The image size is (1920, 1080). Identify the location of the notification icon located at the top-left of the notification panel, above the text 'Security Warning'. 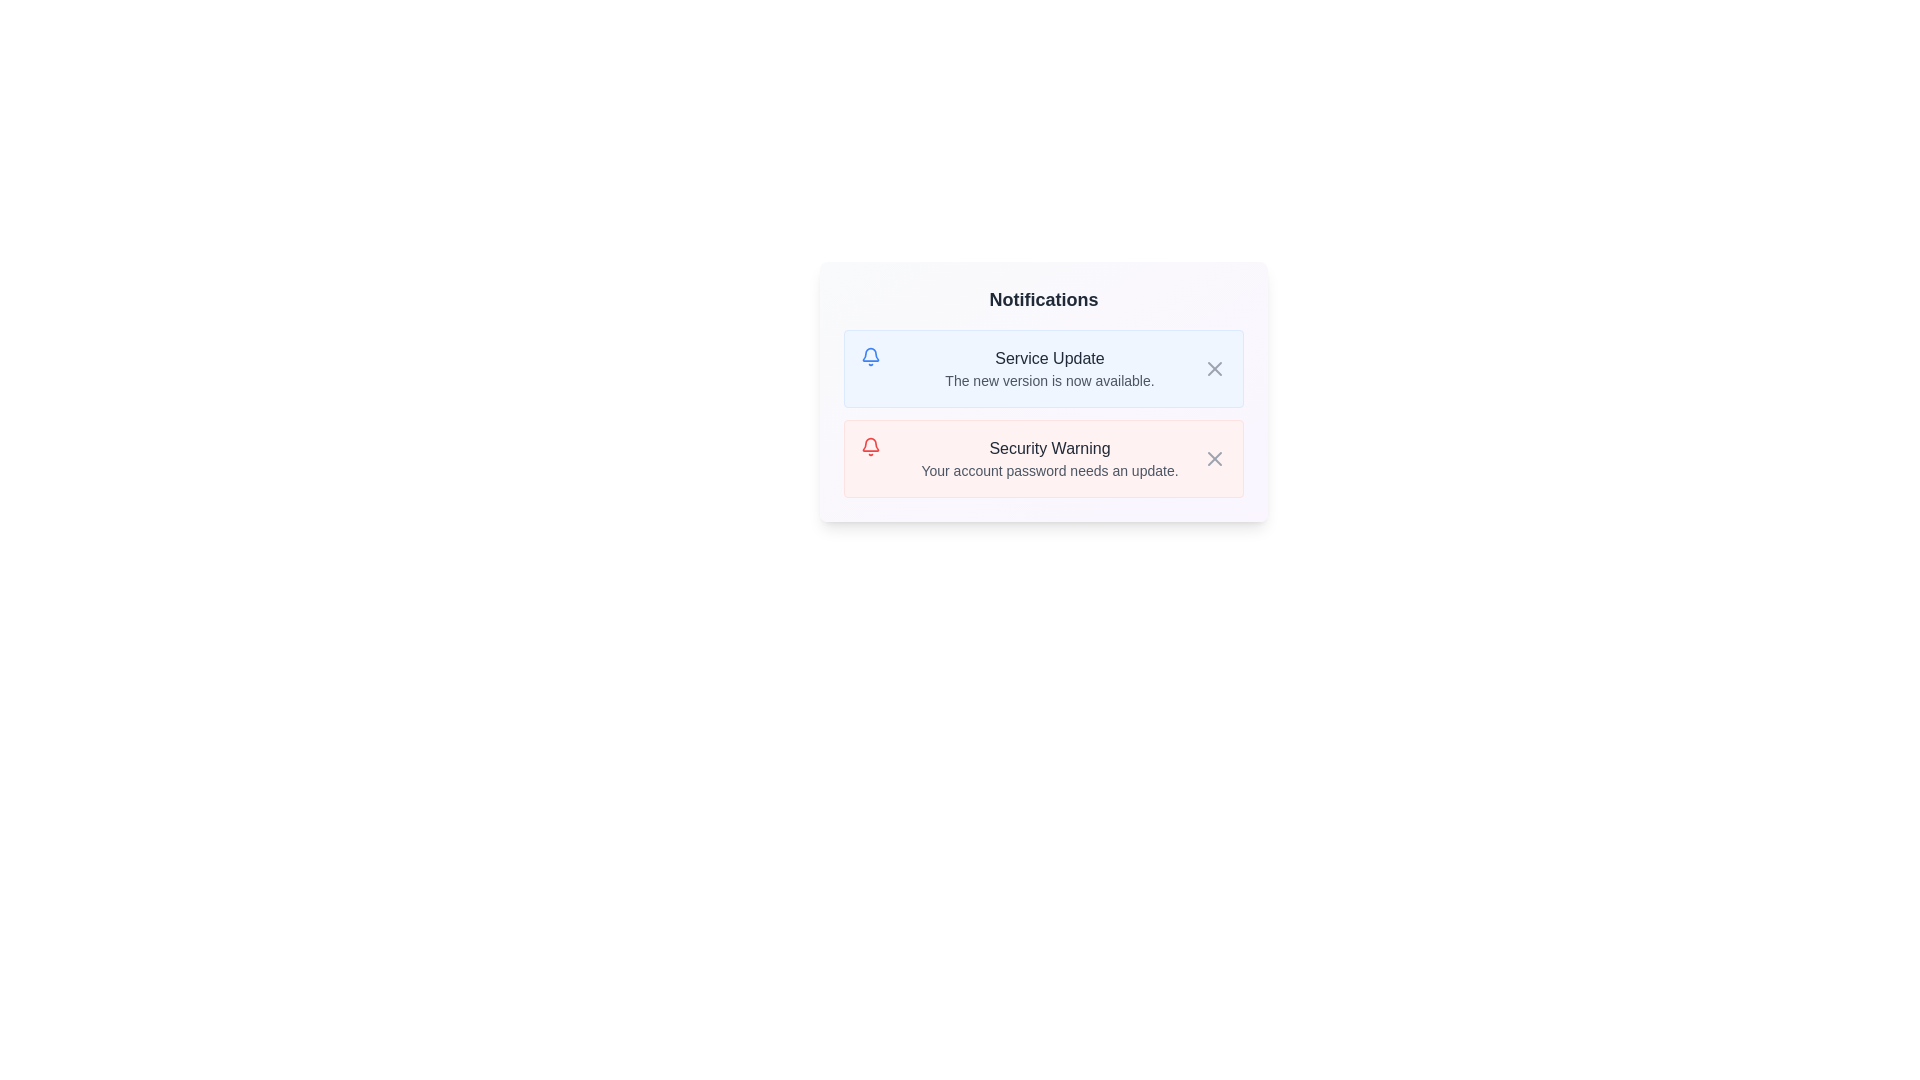
(870, 356).